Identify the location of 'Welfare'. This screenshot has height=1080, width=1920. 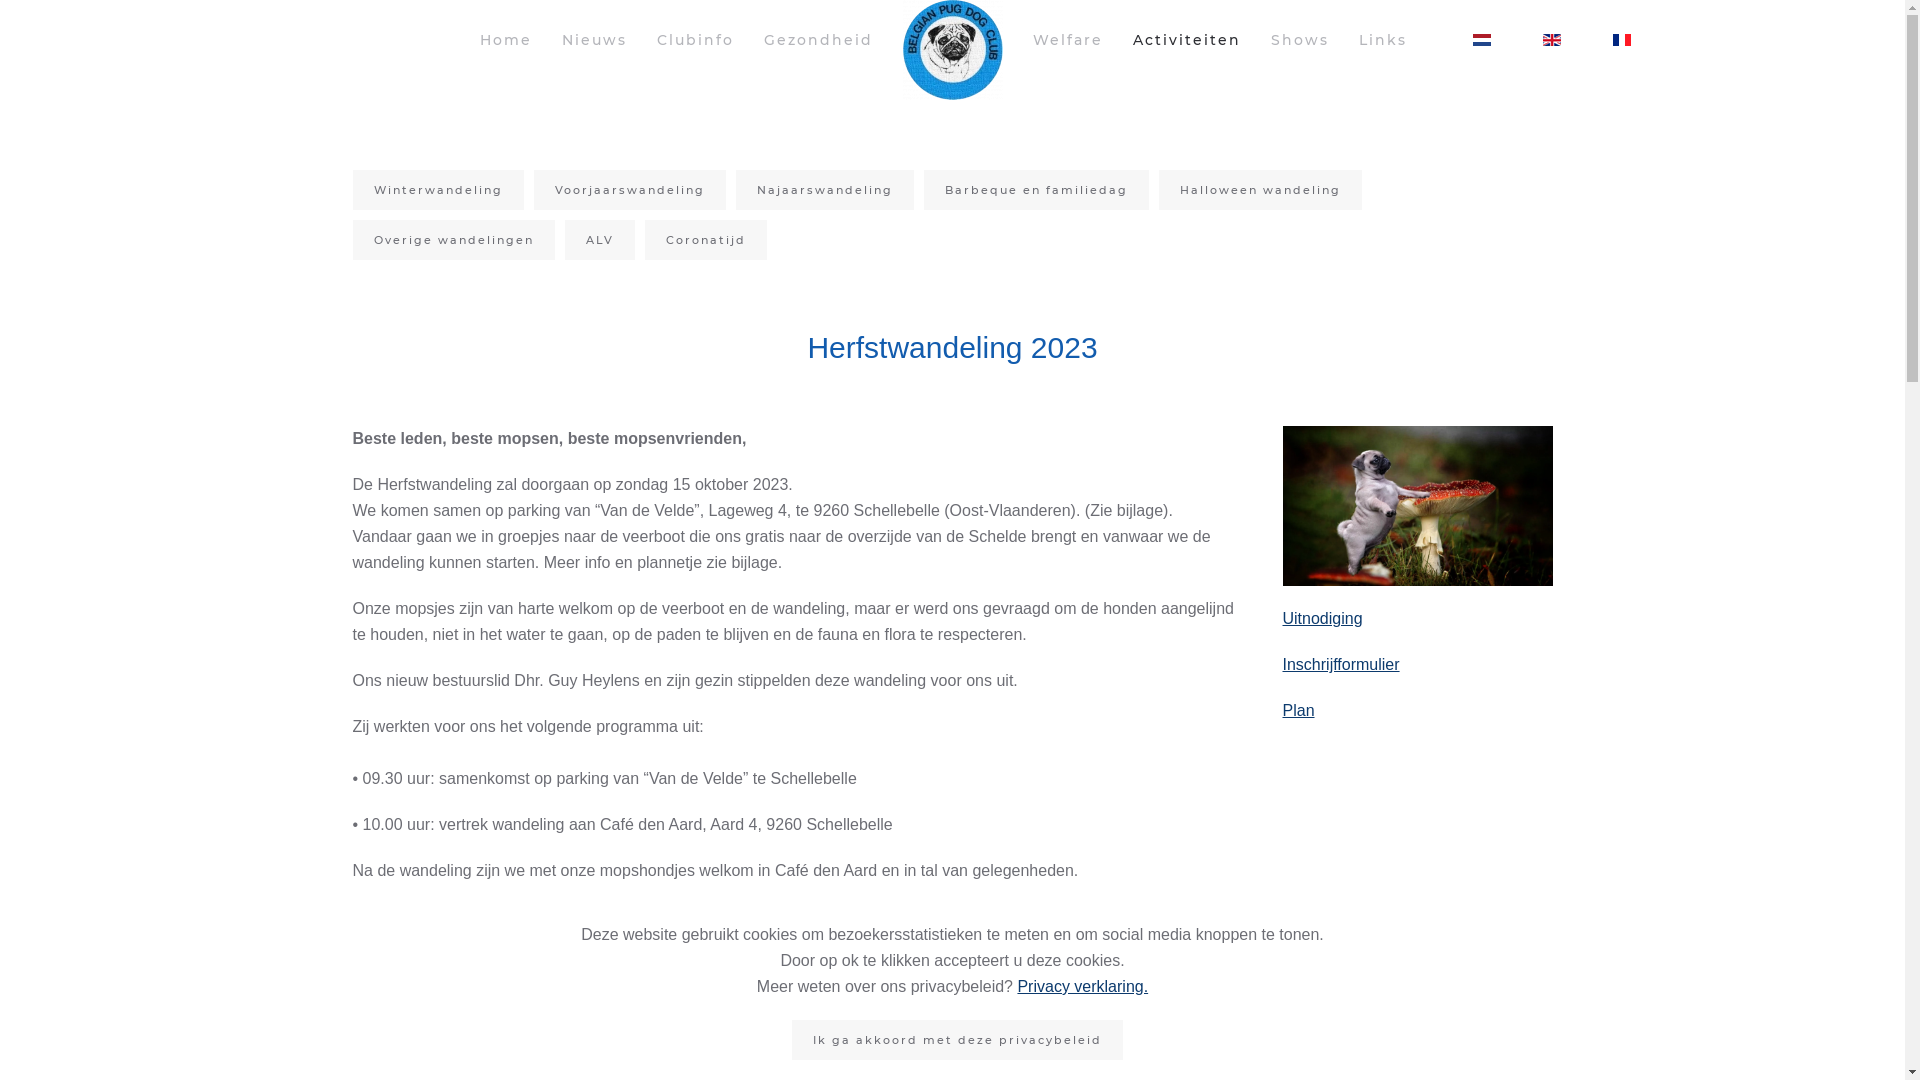
(1065, 39).